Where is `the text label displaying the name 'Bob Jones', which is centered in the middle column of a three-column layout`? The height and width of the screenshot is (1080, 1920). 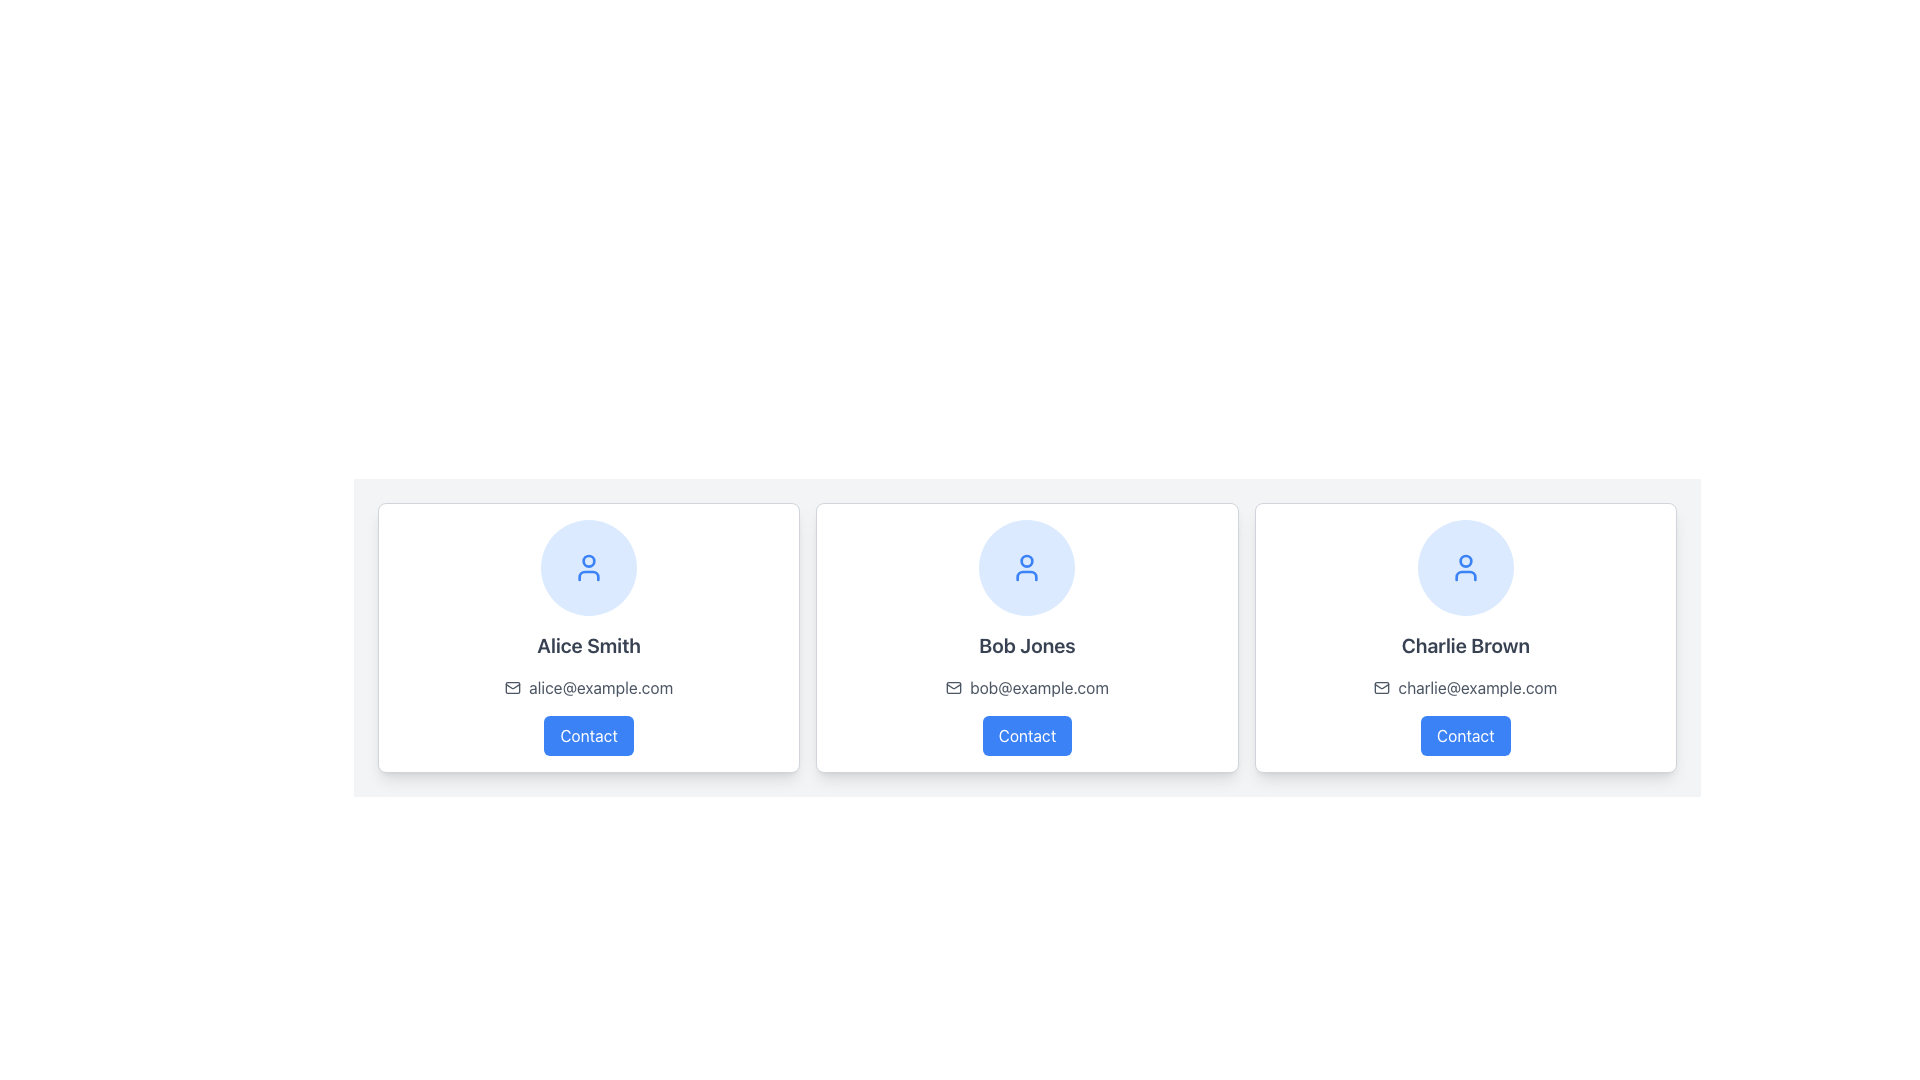 the text label displaying the name 'Bob Jones', which is centered in the middle column of a three-column layout is located at coordinates (1027, 645).